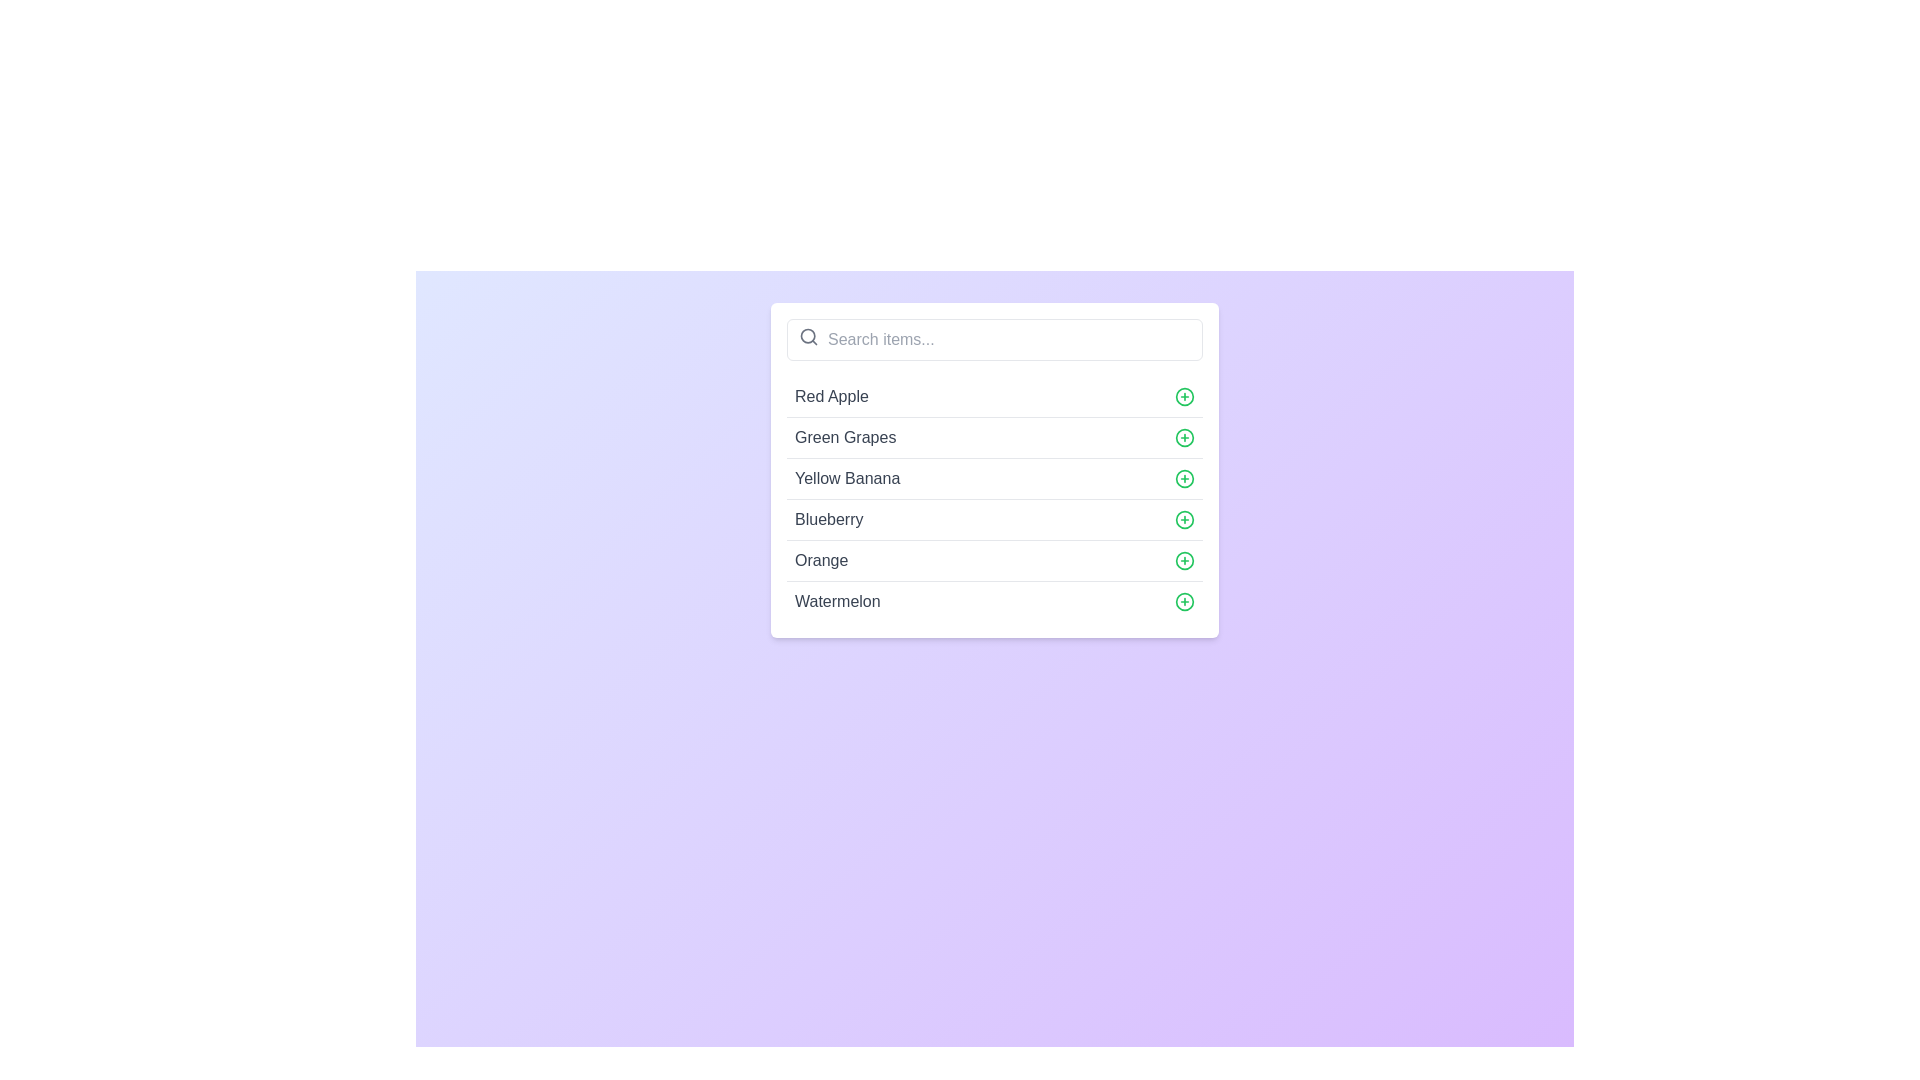 The width and height of the screenshot is (1920, 1080). I want to click on the selectable list item for 'Watermelon', so click(994, 600).